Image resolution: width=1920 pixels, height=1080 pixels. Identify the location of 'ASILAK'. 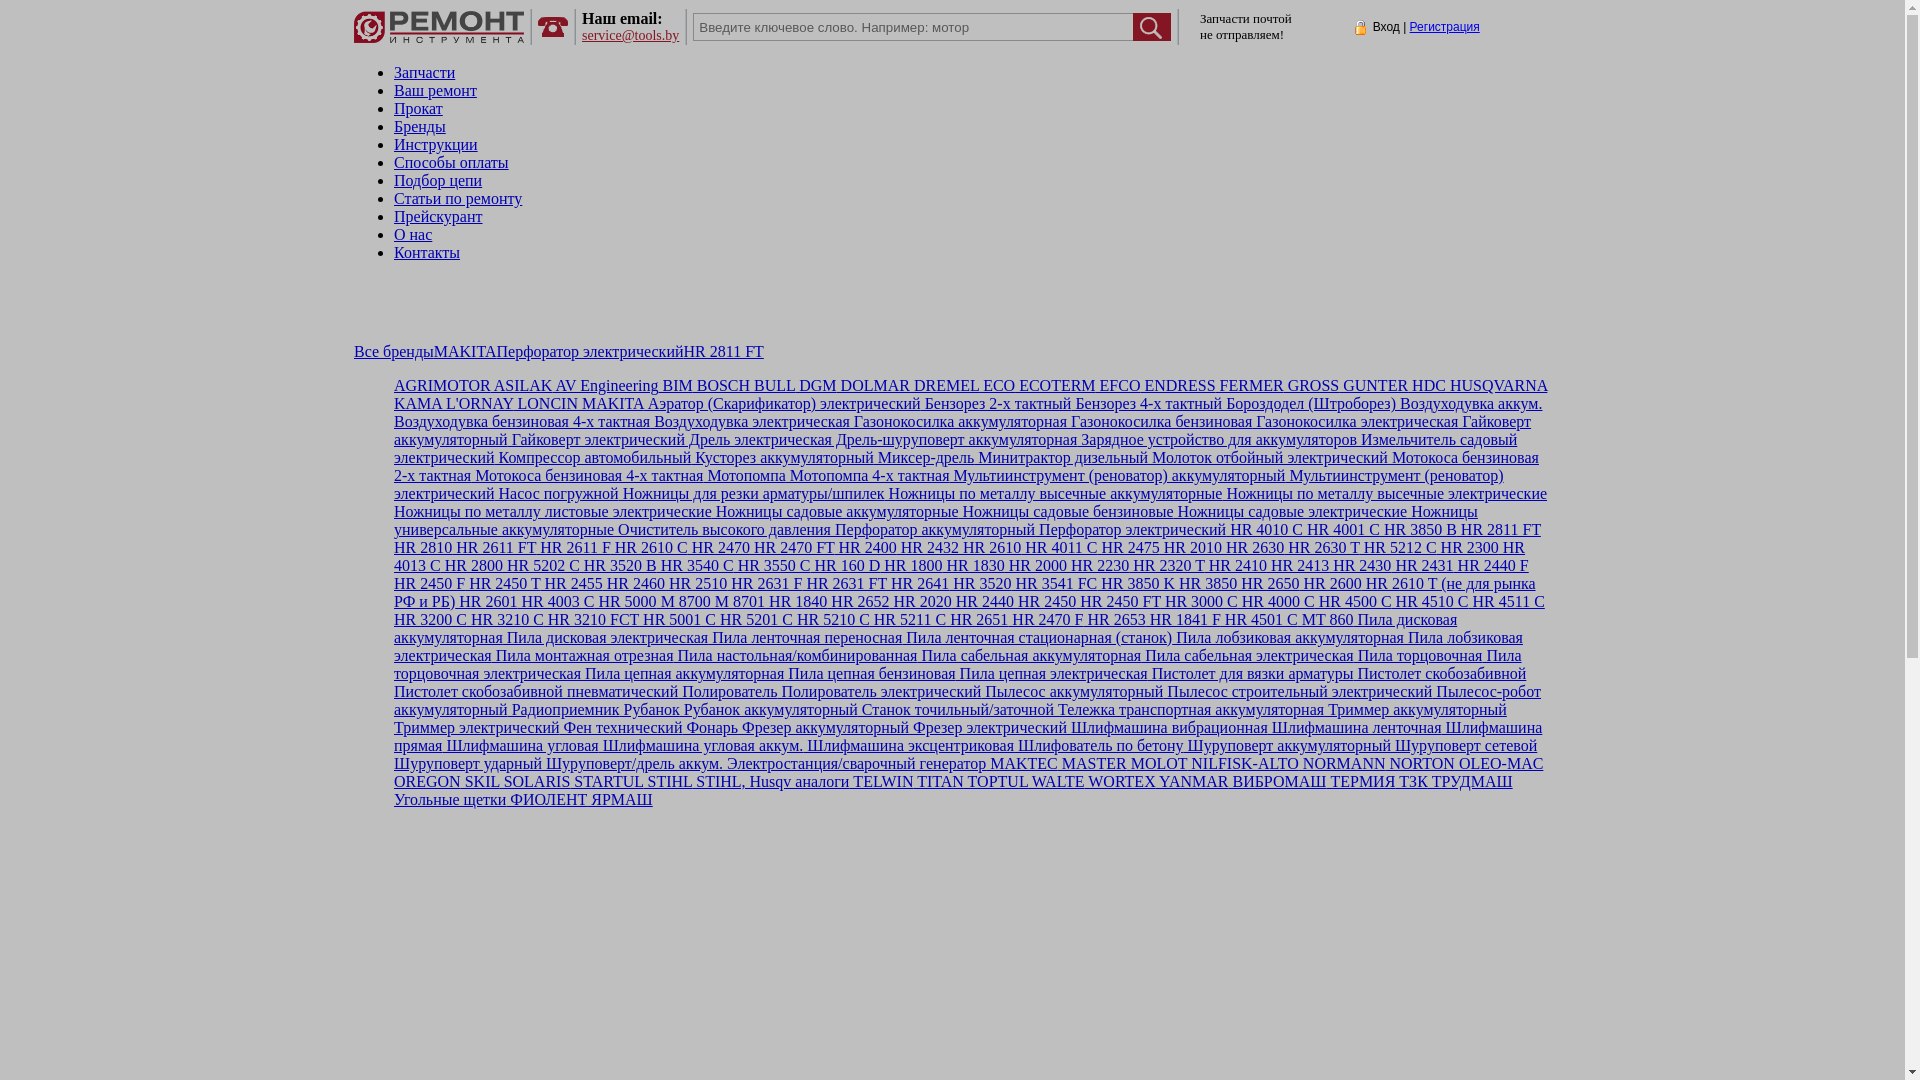
(522, 385).